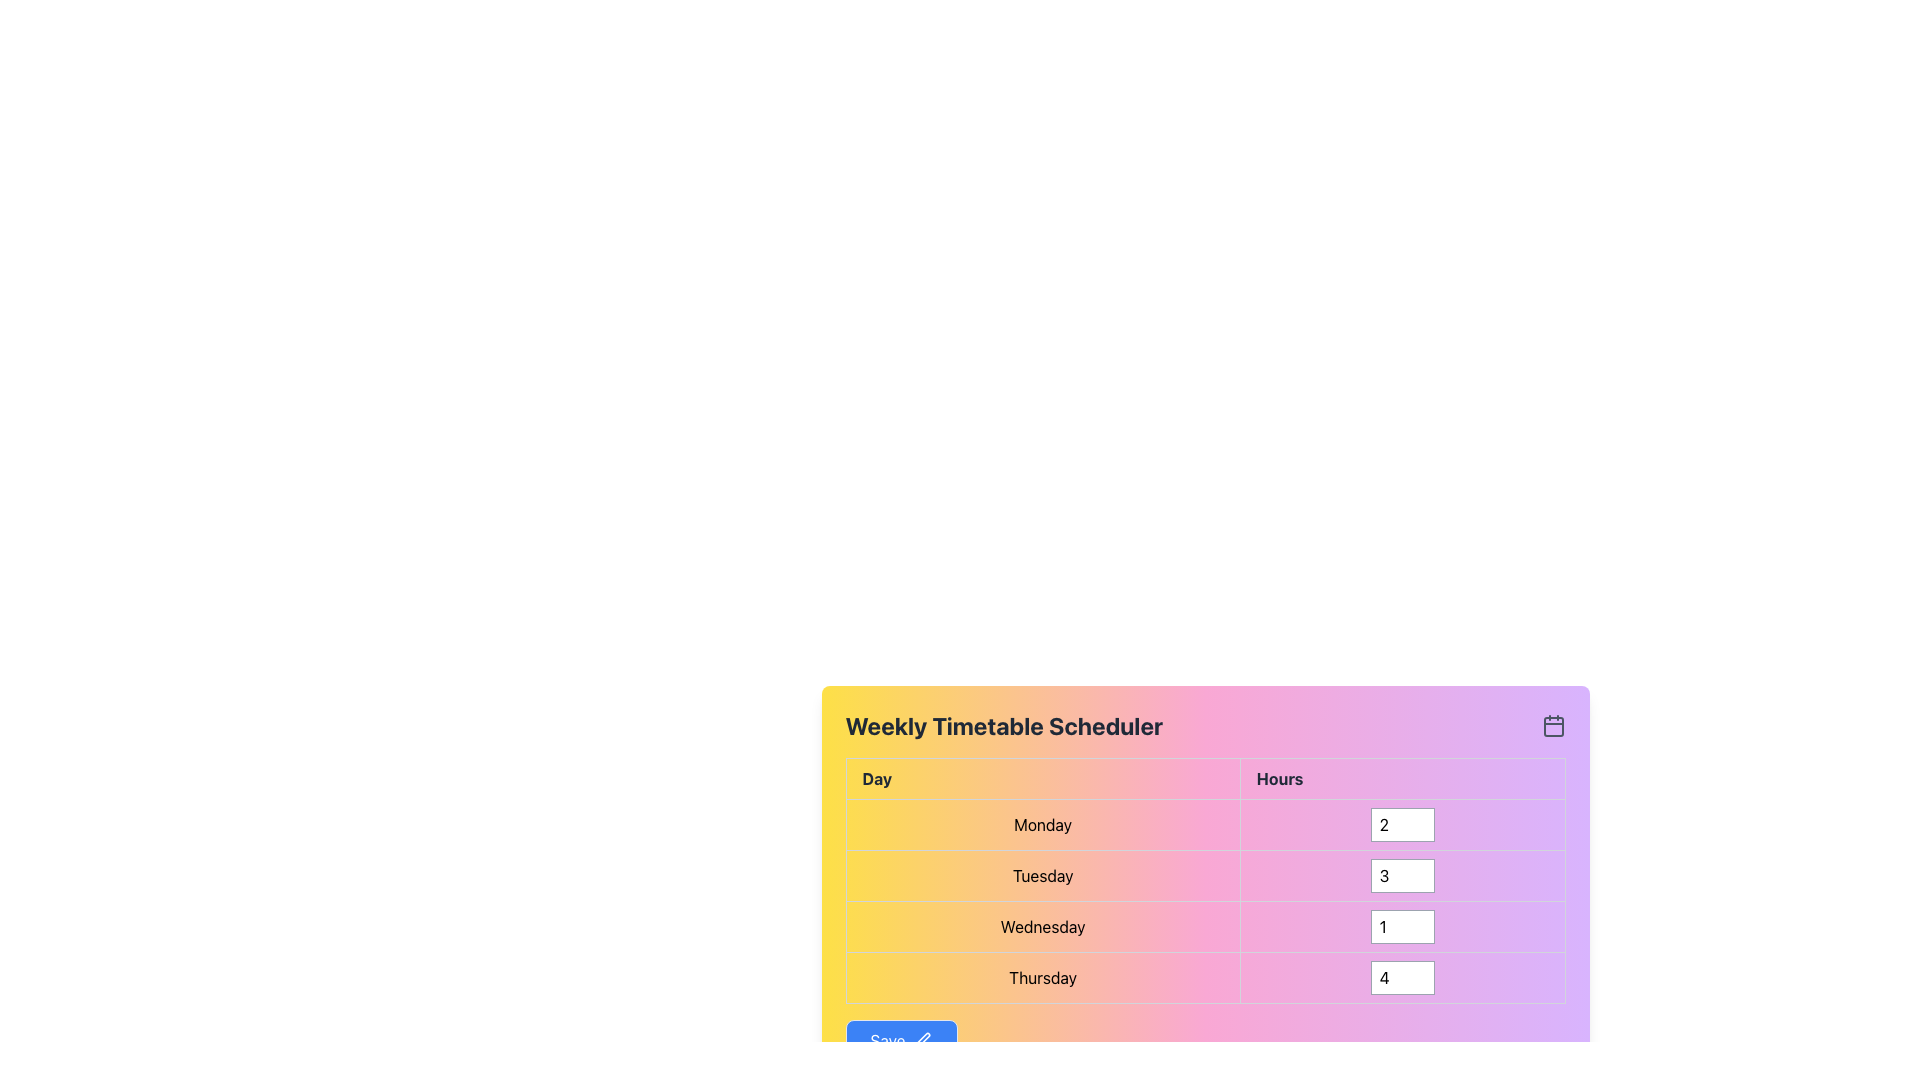  Describe the element at coordinates (1042, 825) in the screenshot. I see `the static label representing 'Monday' in the schedule table, which is the first row under the 'Day' heading` at that location.